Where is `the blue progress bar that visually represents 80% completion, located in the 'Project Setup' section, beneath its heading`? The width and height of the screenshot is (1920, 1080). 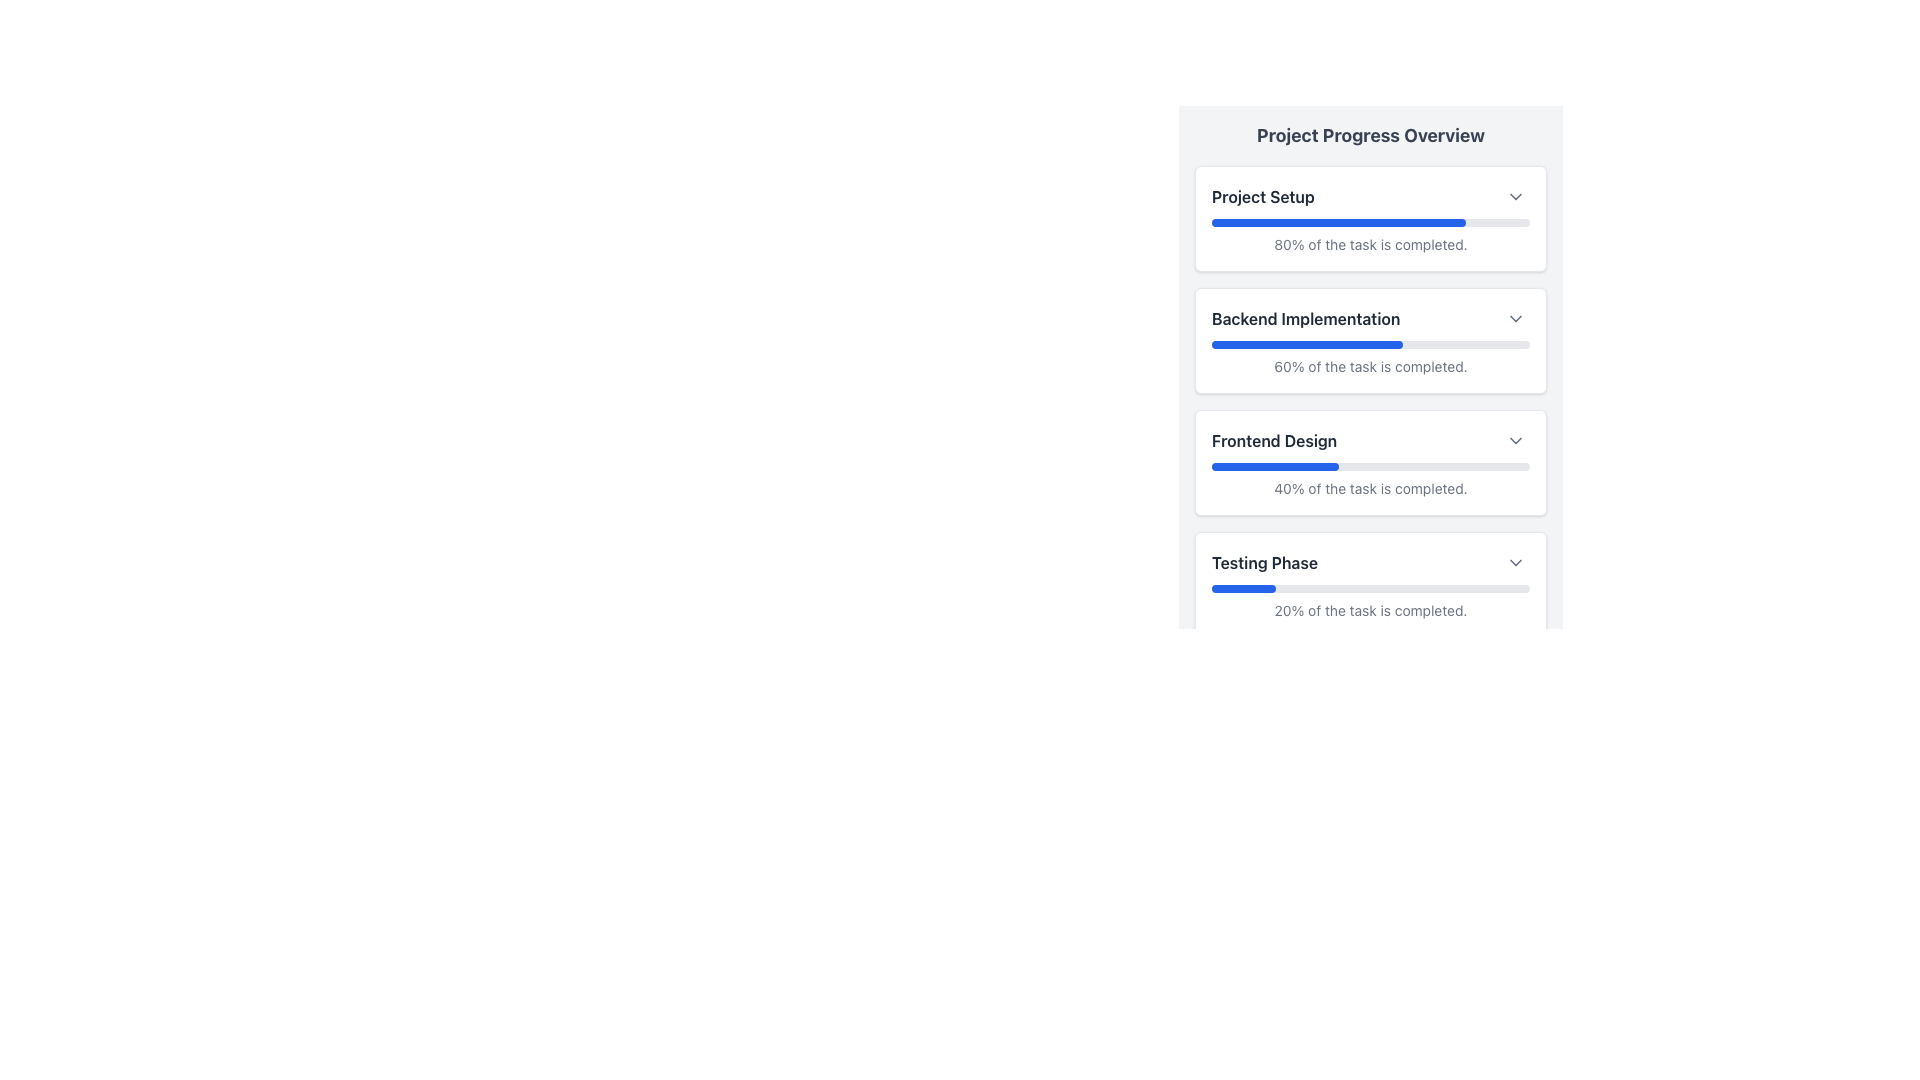 the blue progress bar that visually represents 80% completion, located in the 'Project Setup' section, beneath its heading is located at coordinates (1339, 223).